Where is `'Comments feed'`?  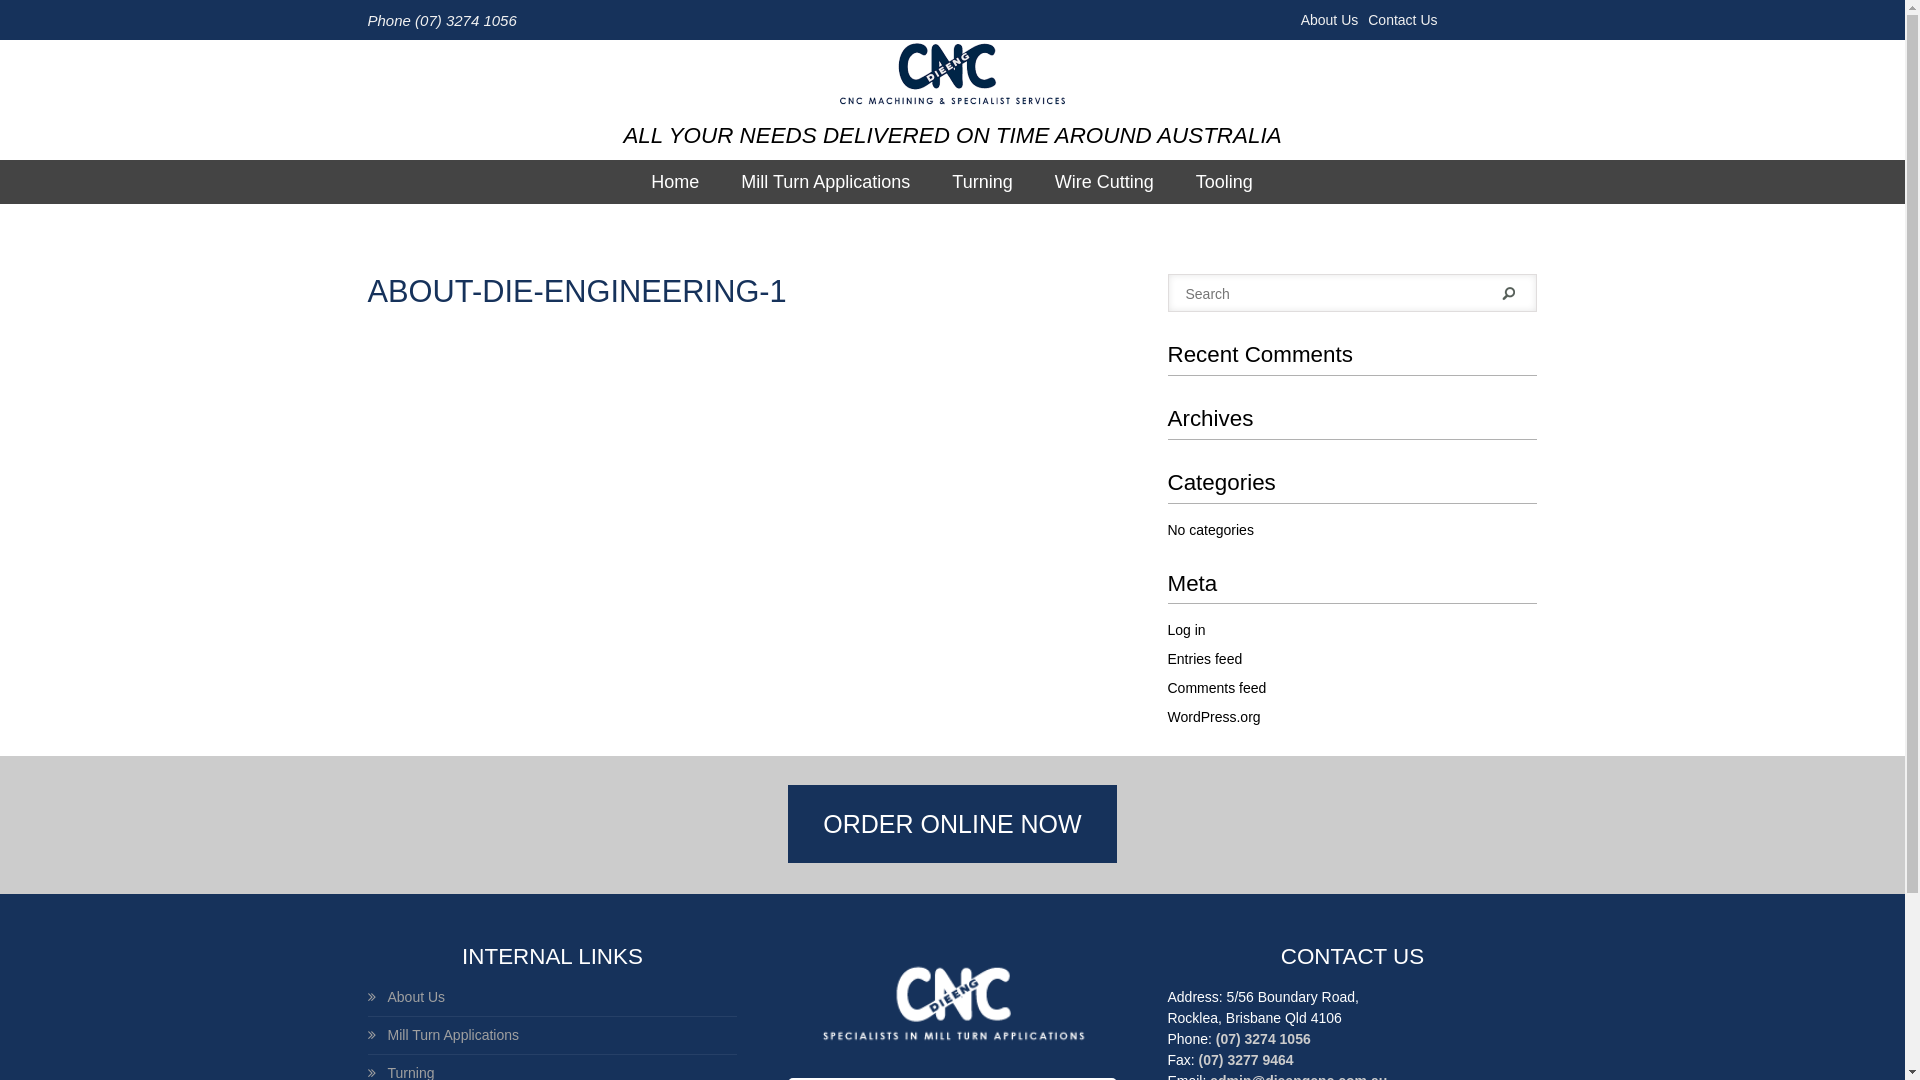 'Comments feed' is located at coordinates (1216, 686).